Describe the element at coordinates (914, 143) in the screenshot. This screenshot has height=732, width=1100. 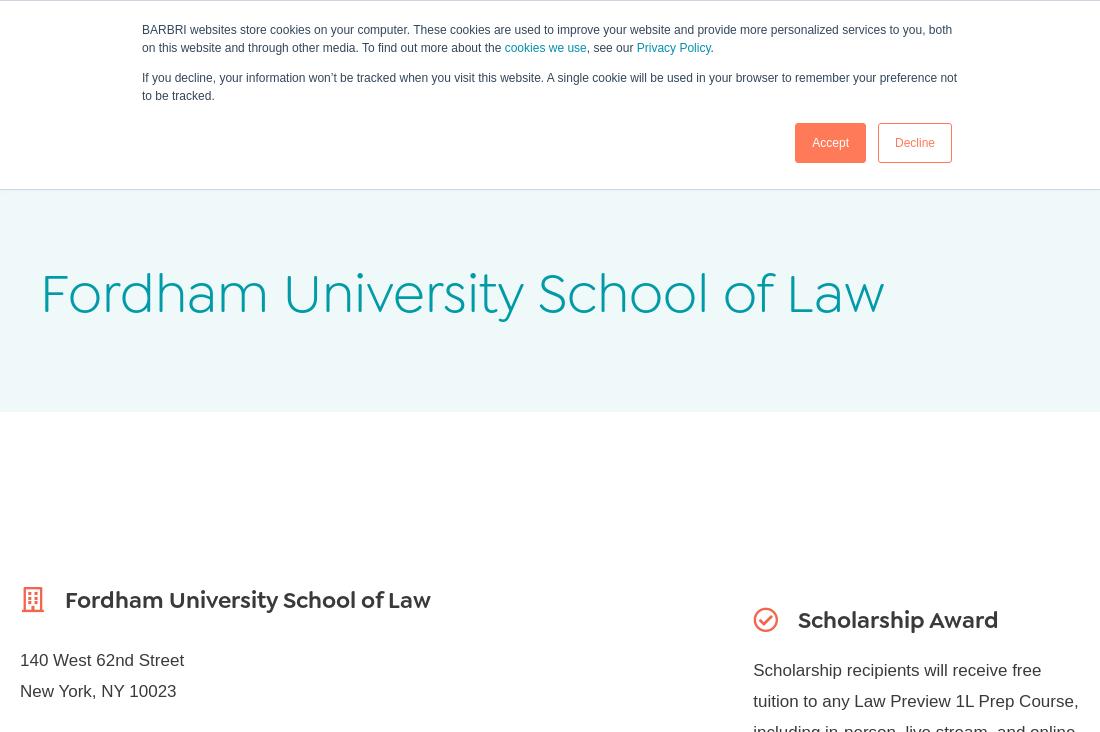
I see `'Decline'` at that location.